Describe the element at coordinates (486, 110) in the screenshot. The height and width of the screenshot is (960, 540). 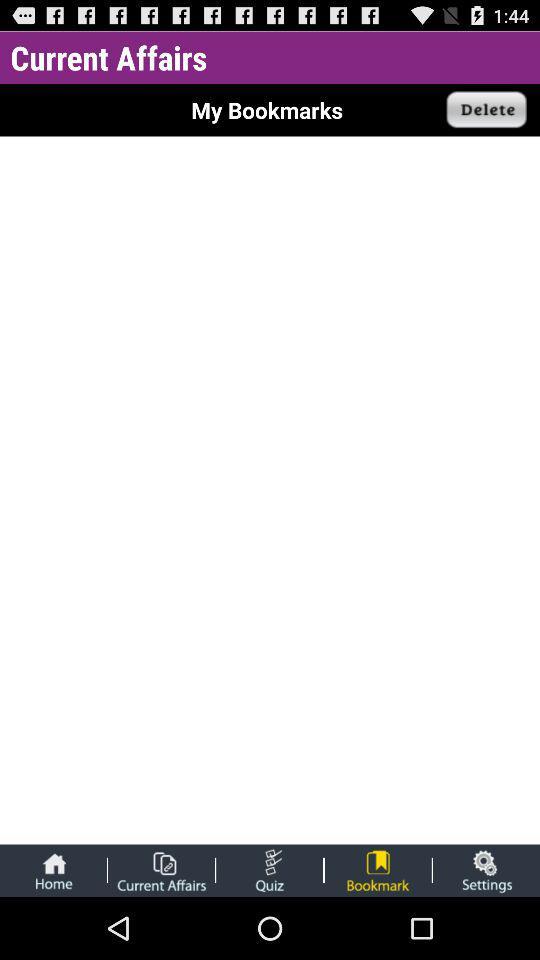
I see `the item to the right of my bookmarks  icon` at that location.